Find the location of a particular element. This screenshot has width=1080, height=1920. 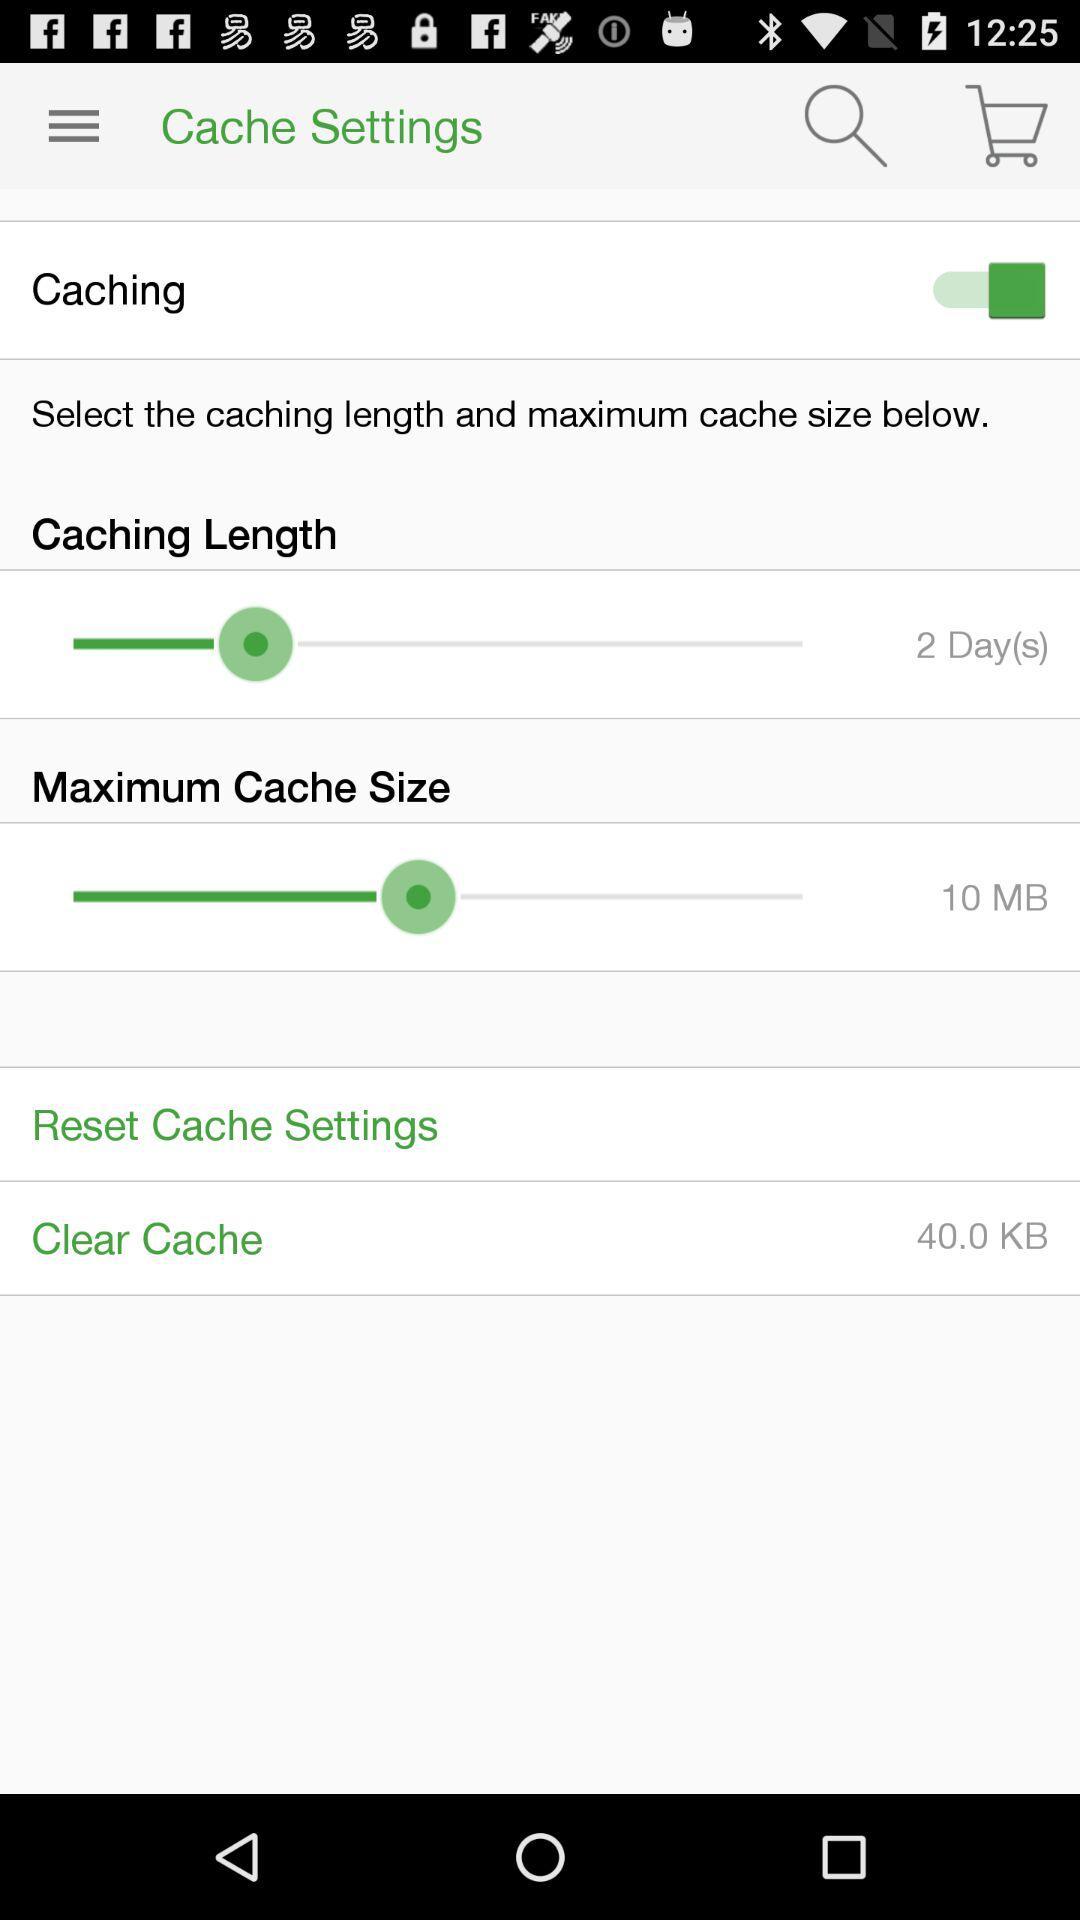

the search icon is located at coordinates (845, 133).